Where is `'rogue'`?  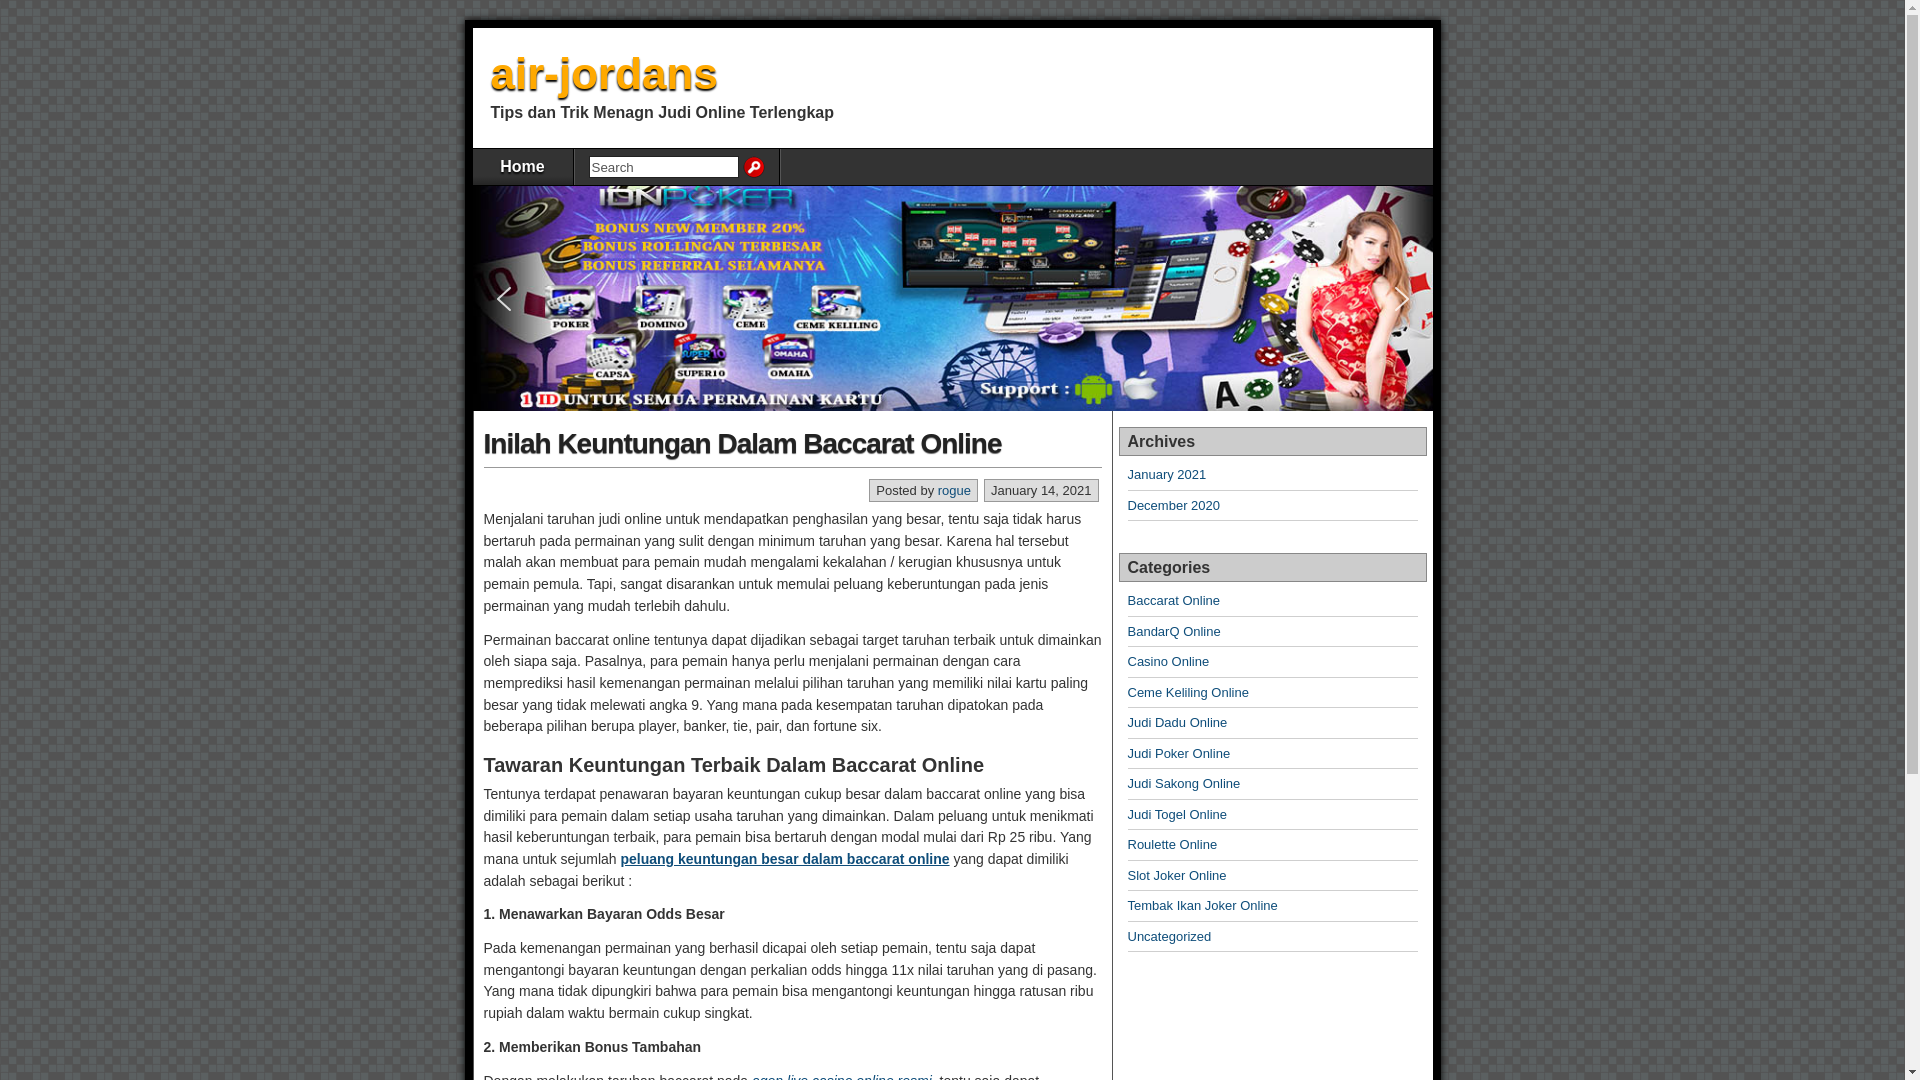
'rogue' is located at coordinates (953, 490).